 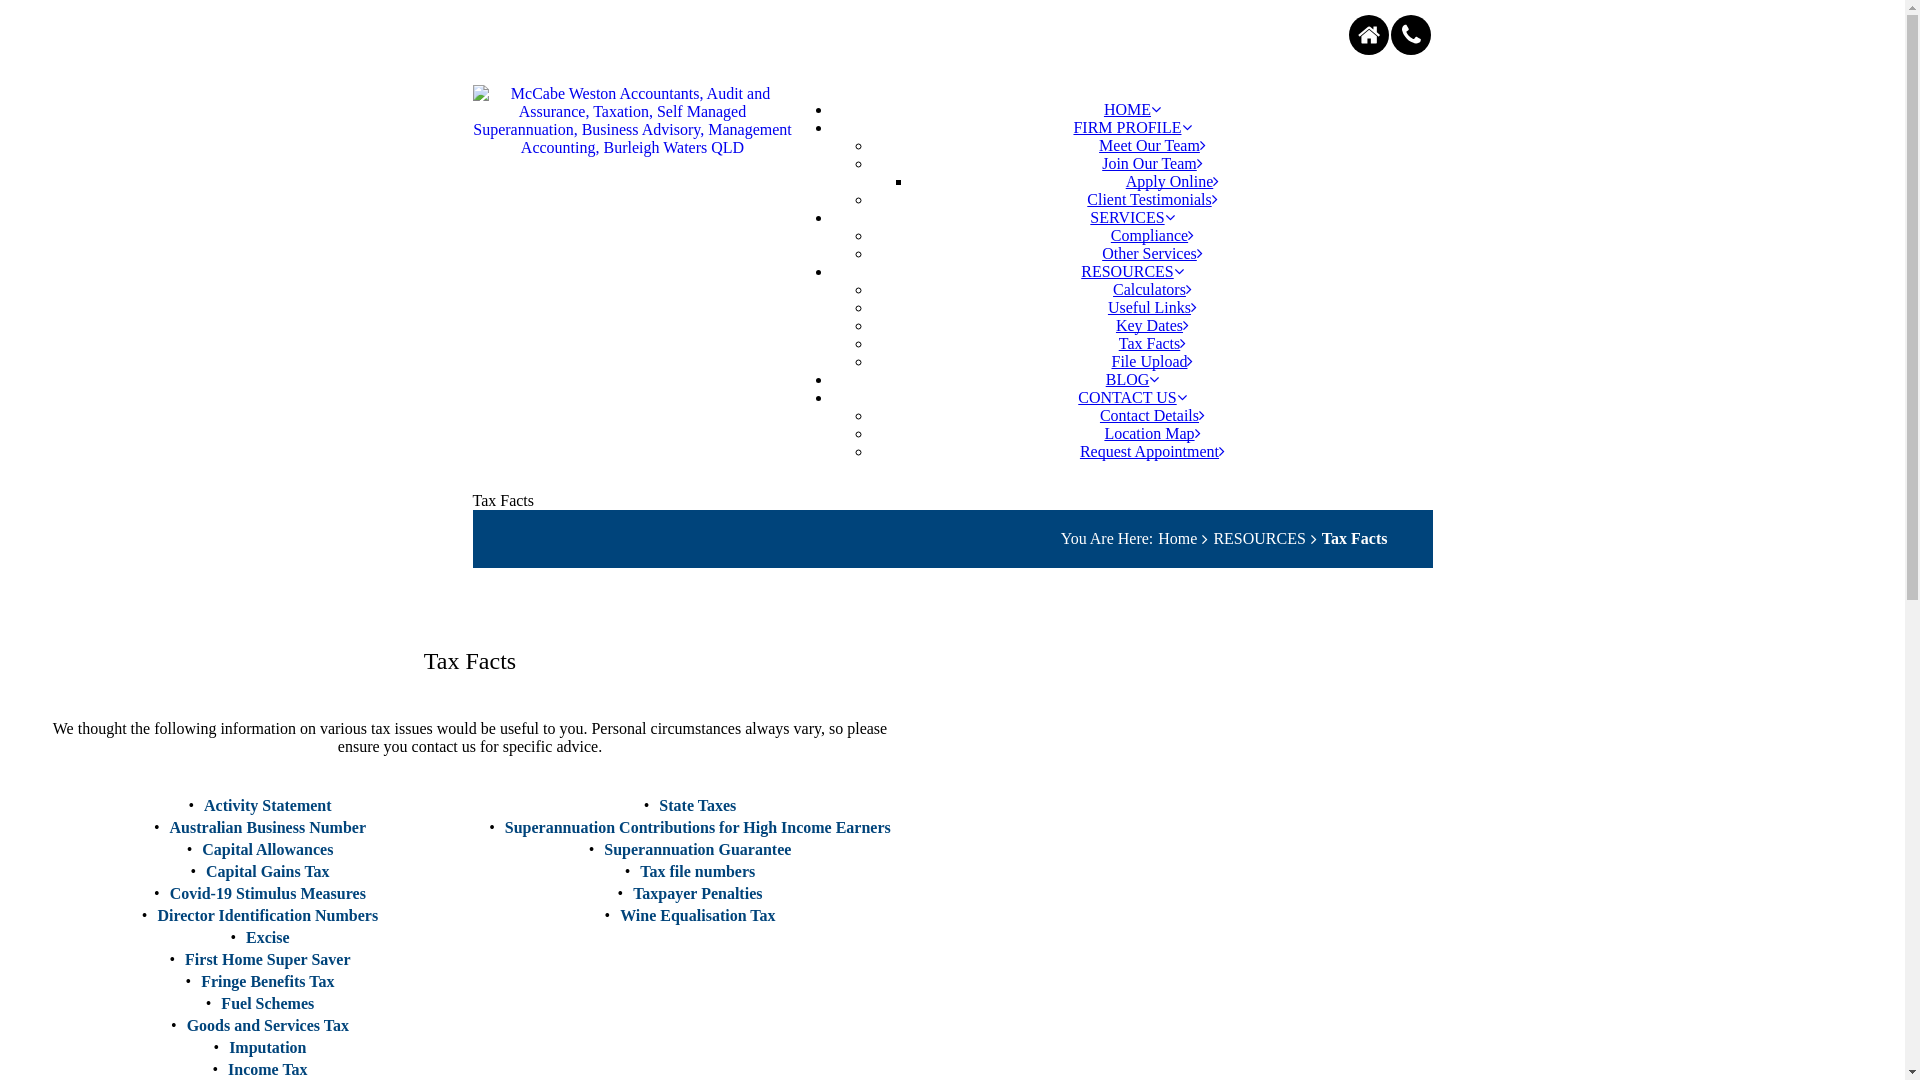 What do you see at coordinates (697, 915) in the screenshot?
I see `'Wine Equalisation Tax'` at bounding box center [697, 915].